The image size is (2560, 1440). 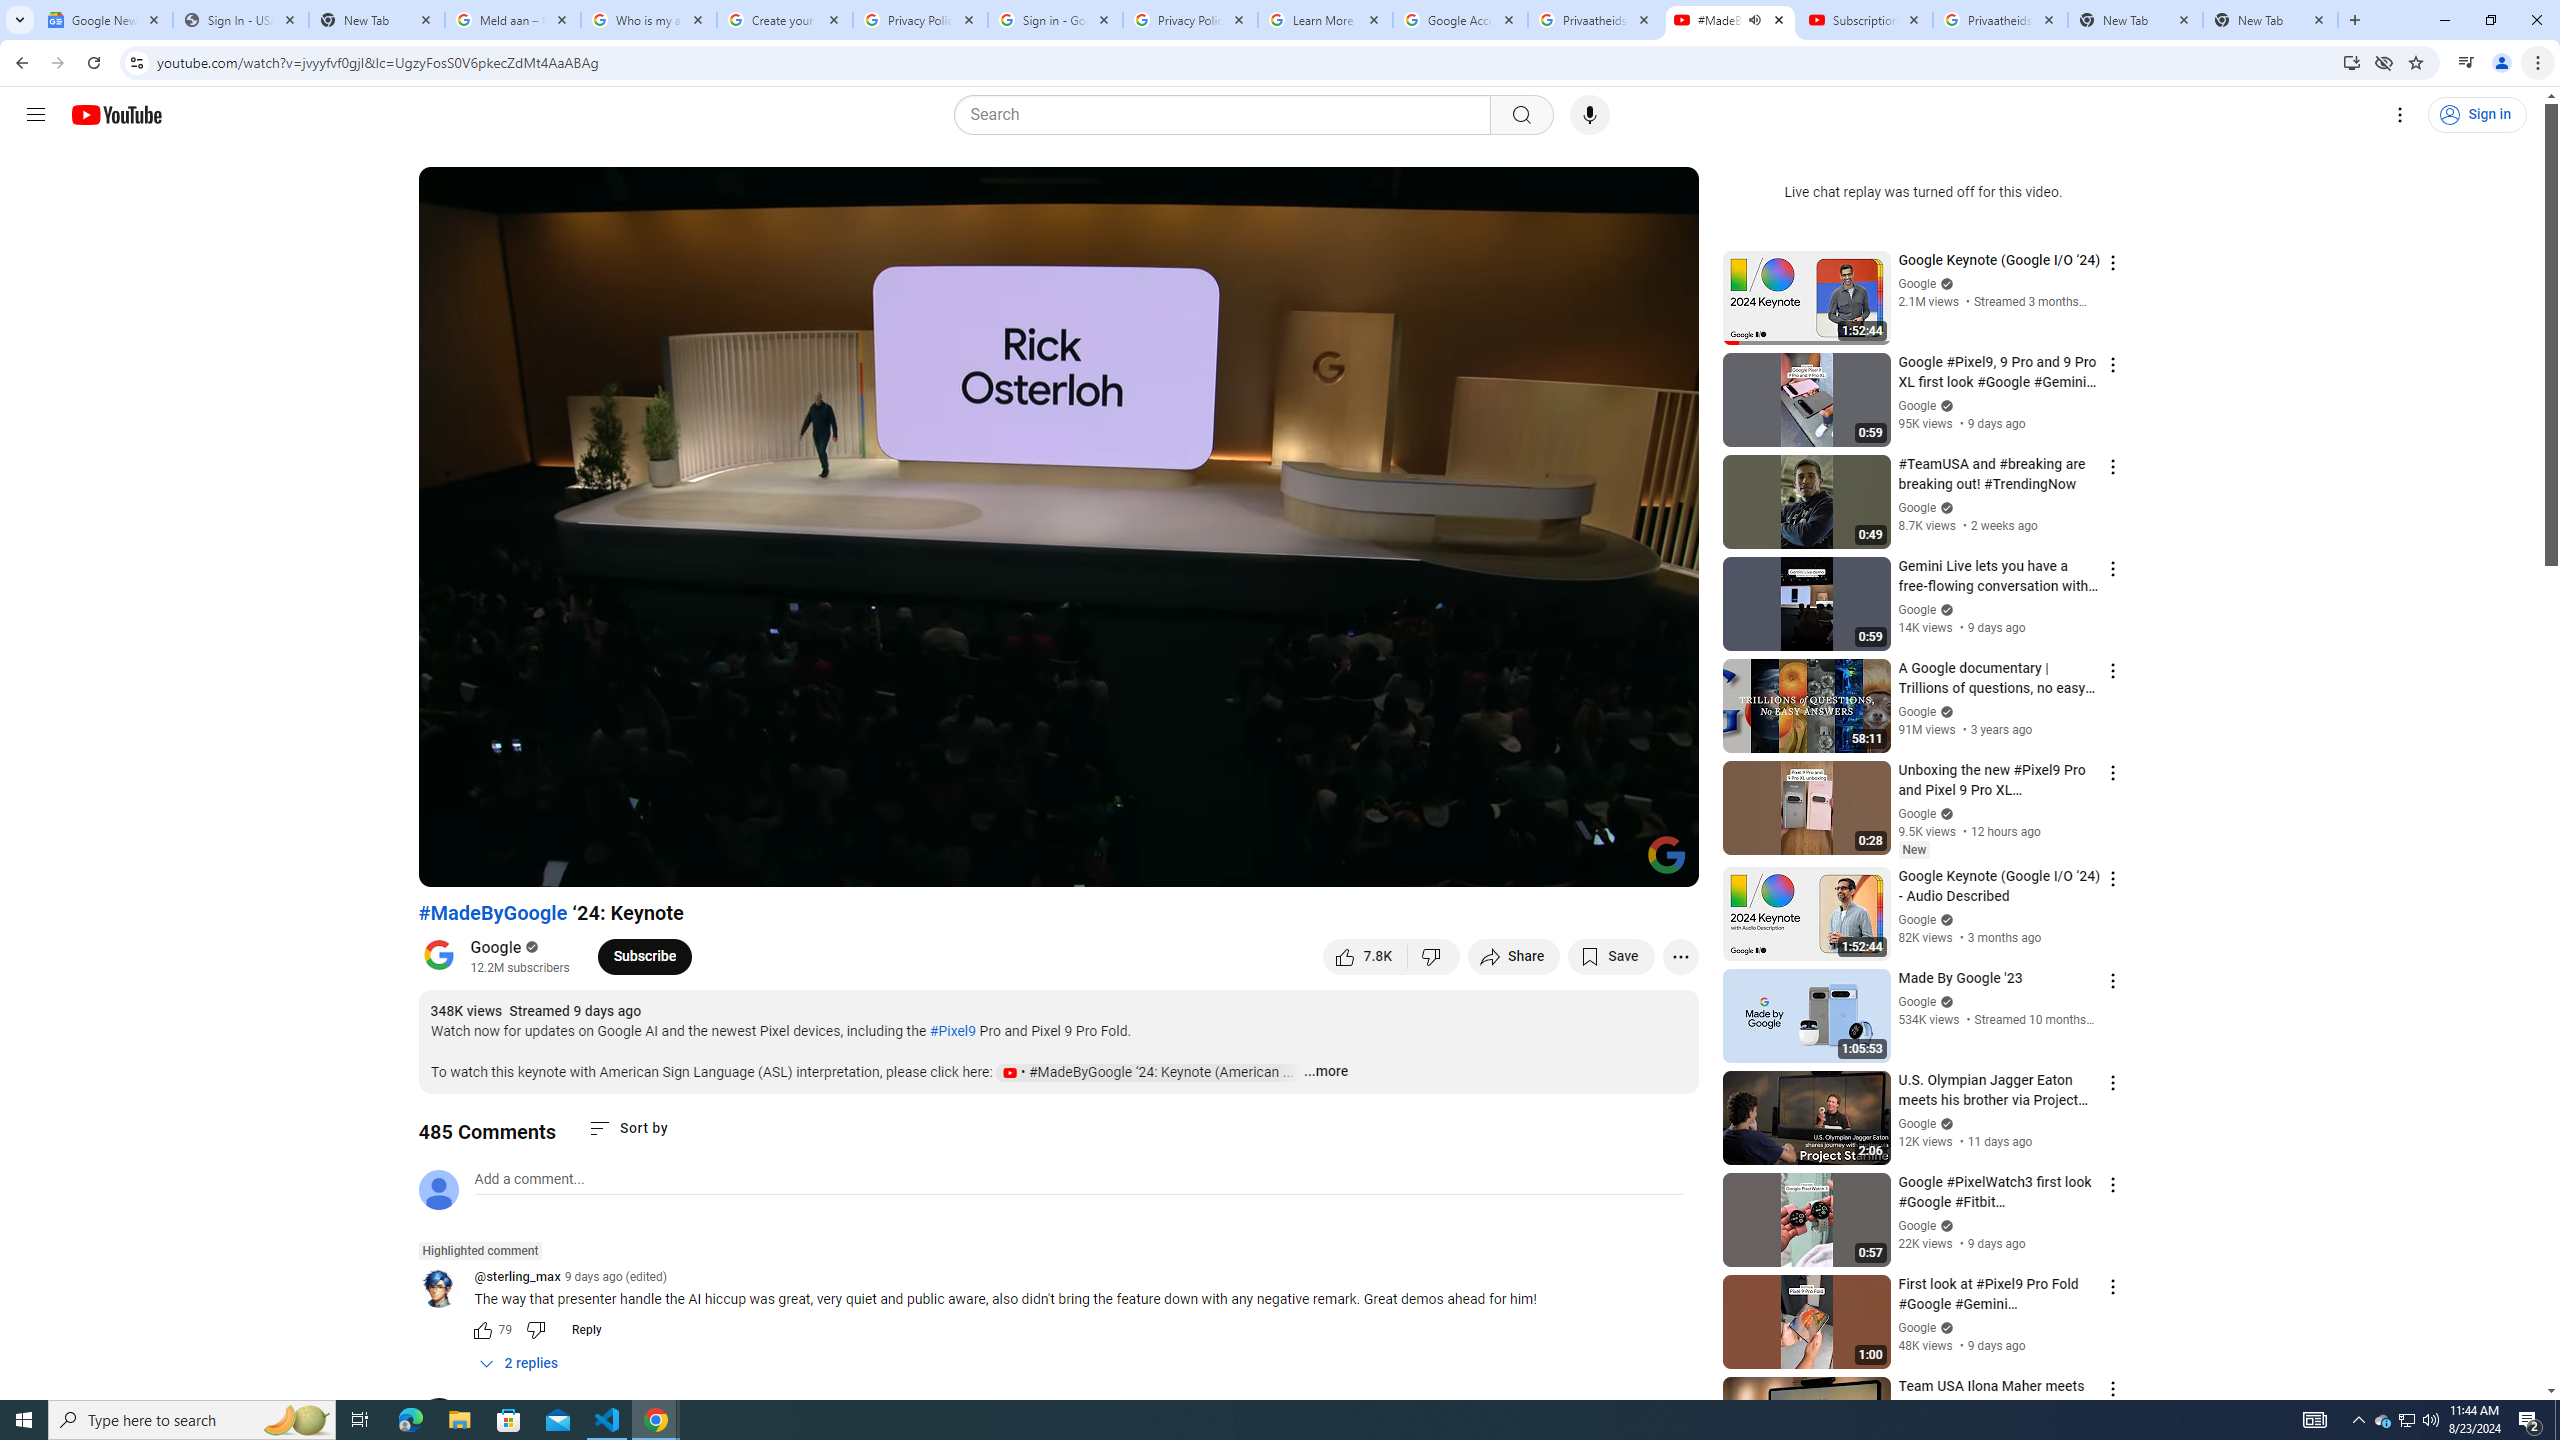 I want to click on 'Full screen (f)', so click(x=1662, y=862).